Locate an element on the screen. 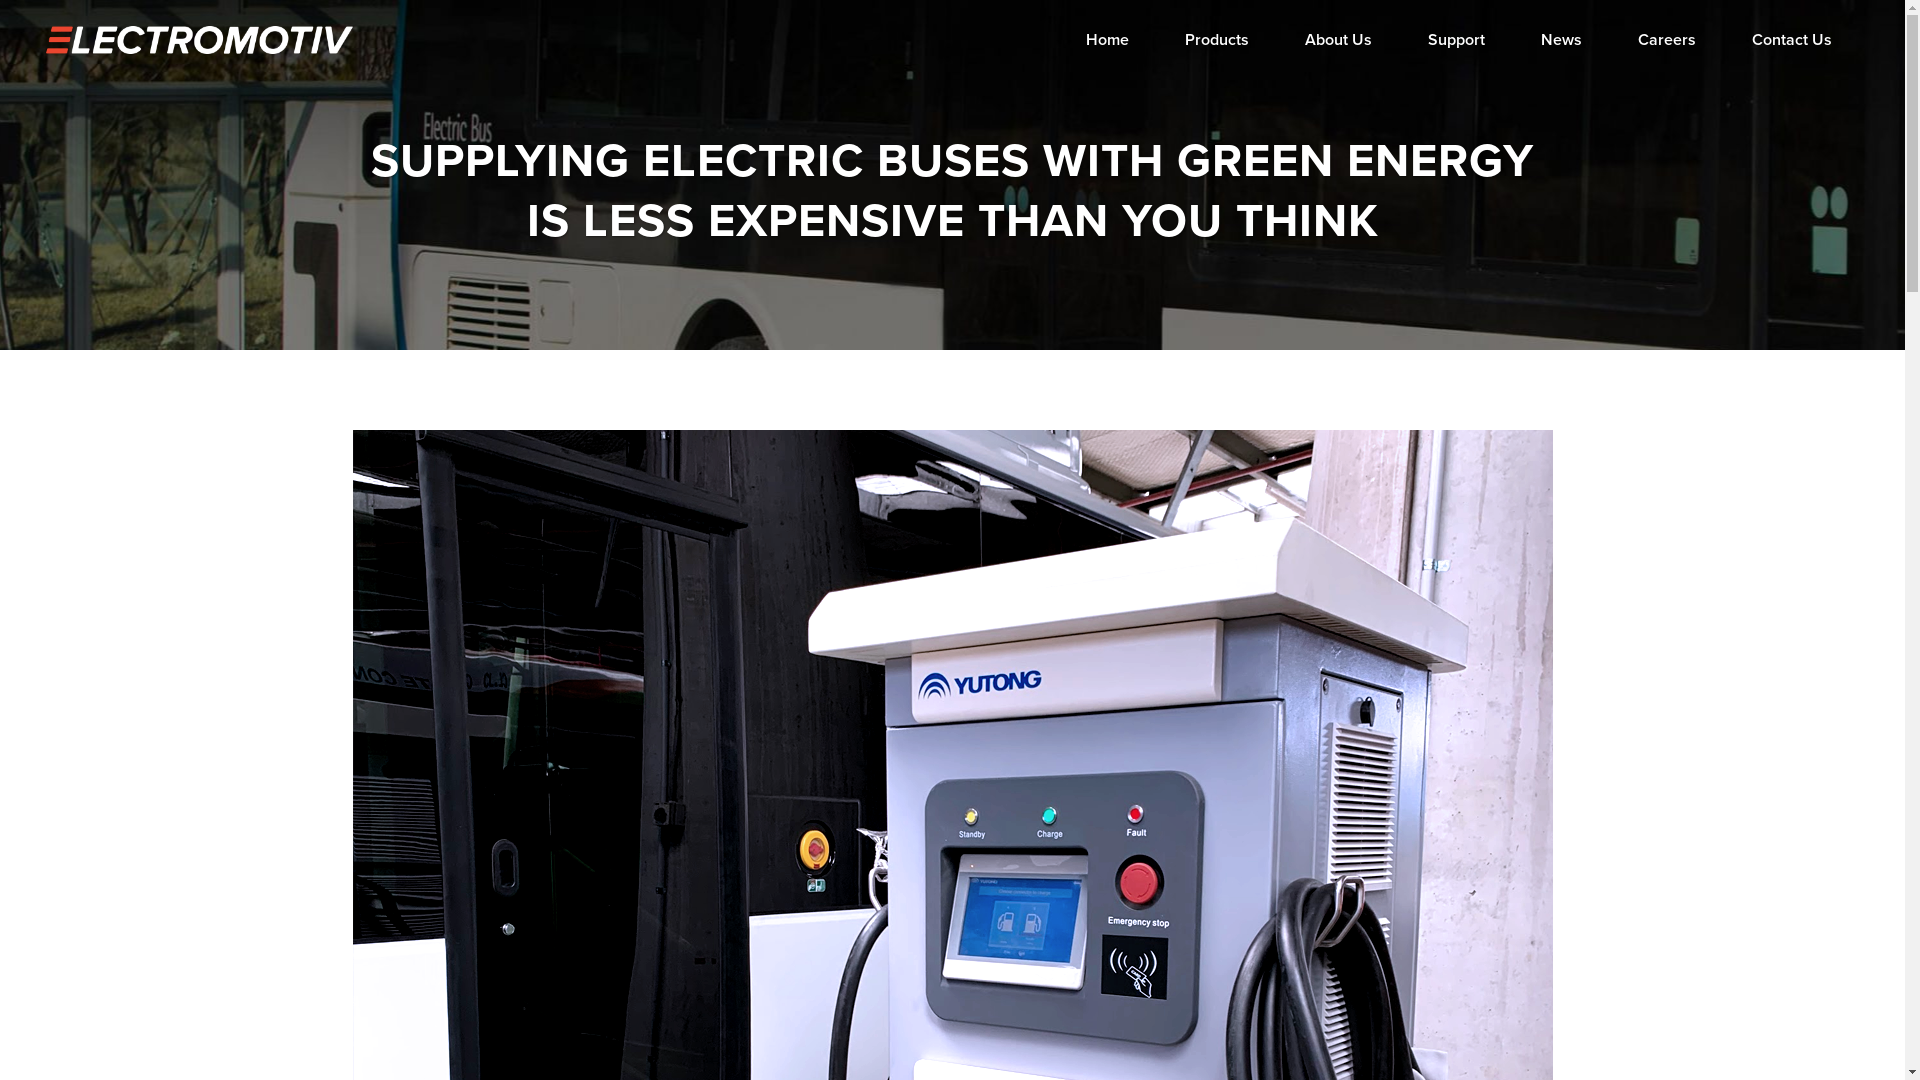 The width and height of the screenshot is (1920, 1080). 'News' is located at coordinates (1560, 39).